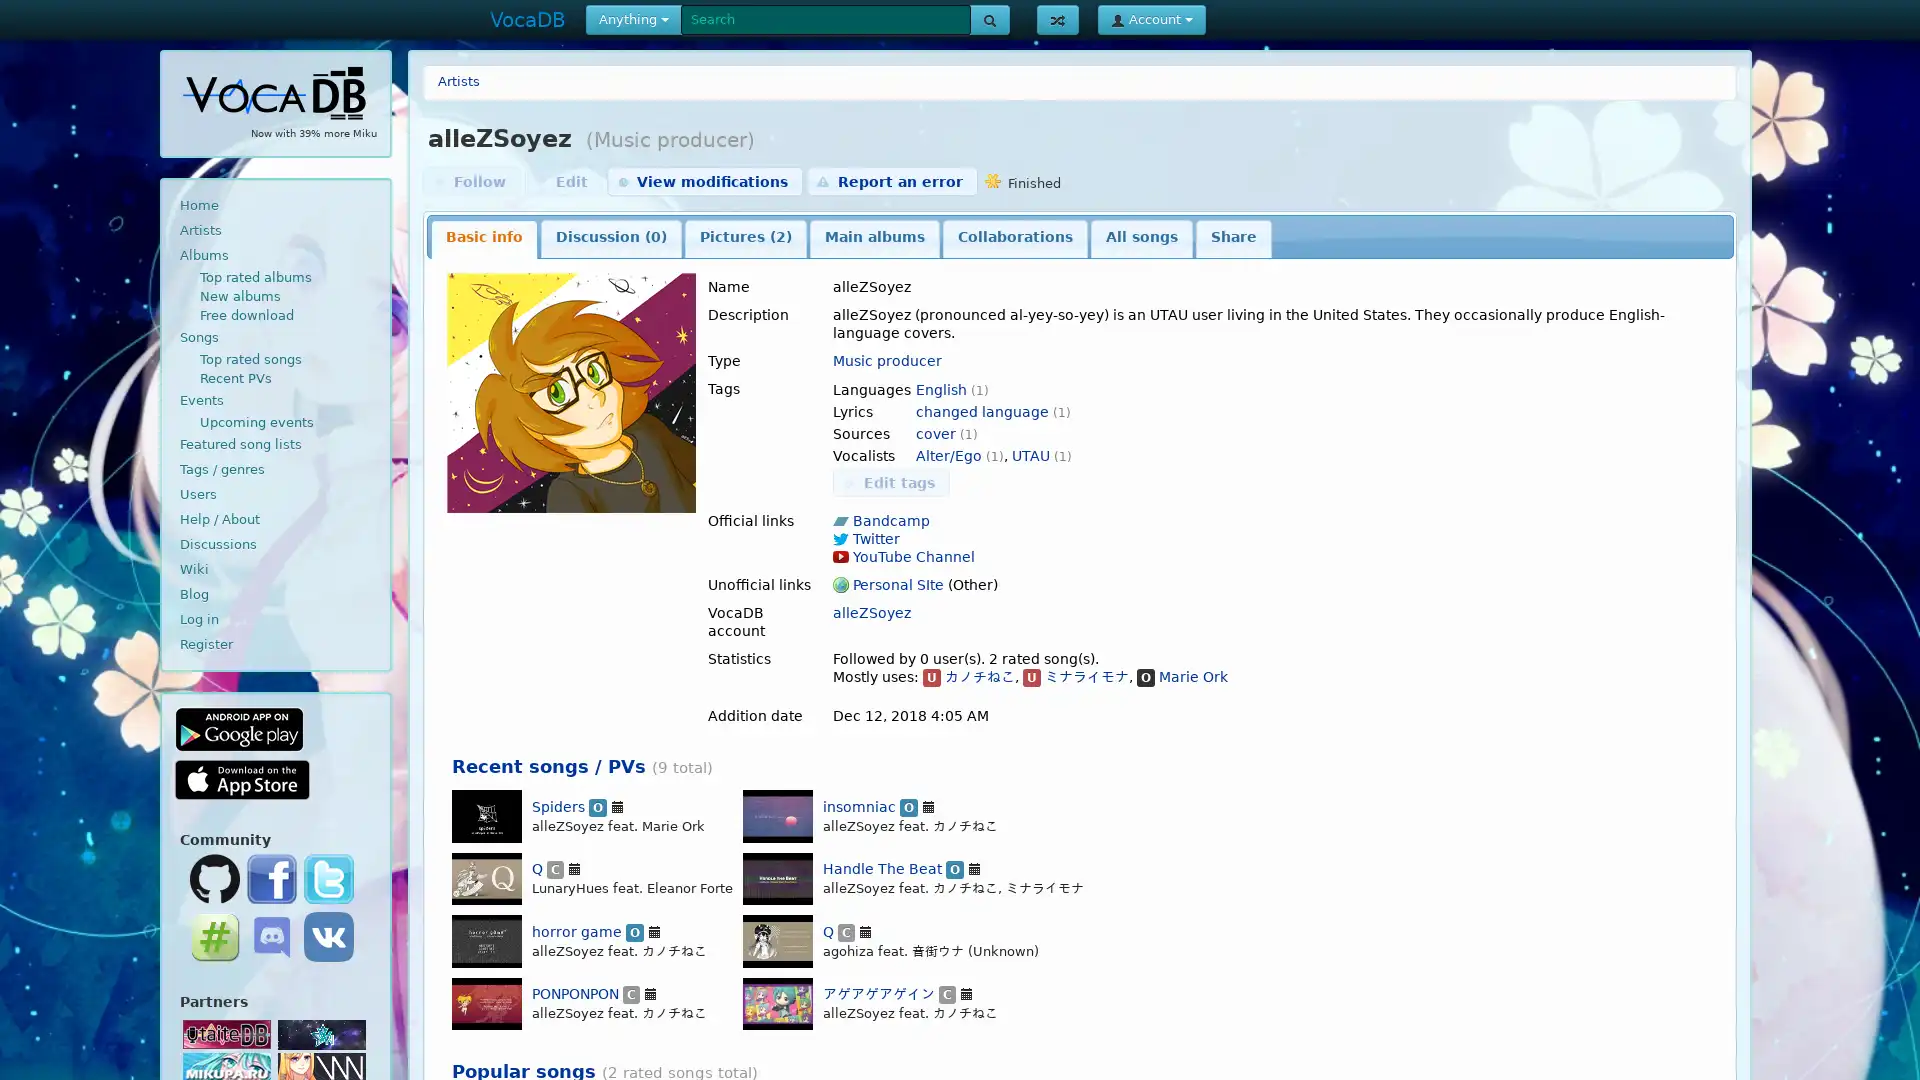  I want to click on View modifications, so click(704, 181).